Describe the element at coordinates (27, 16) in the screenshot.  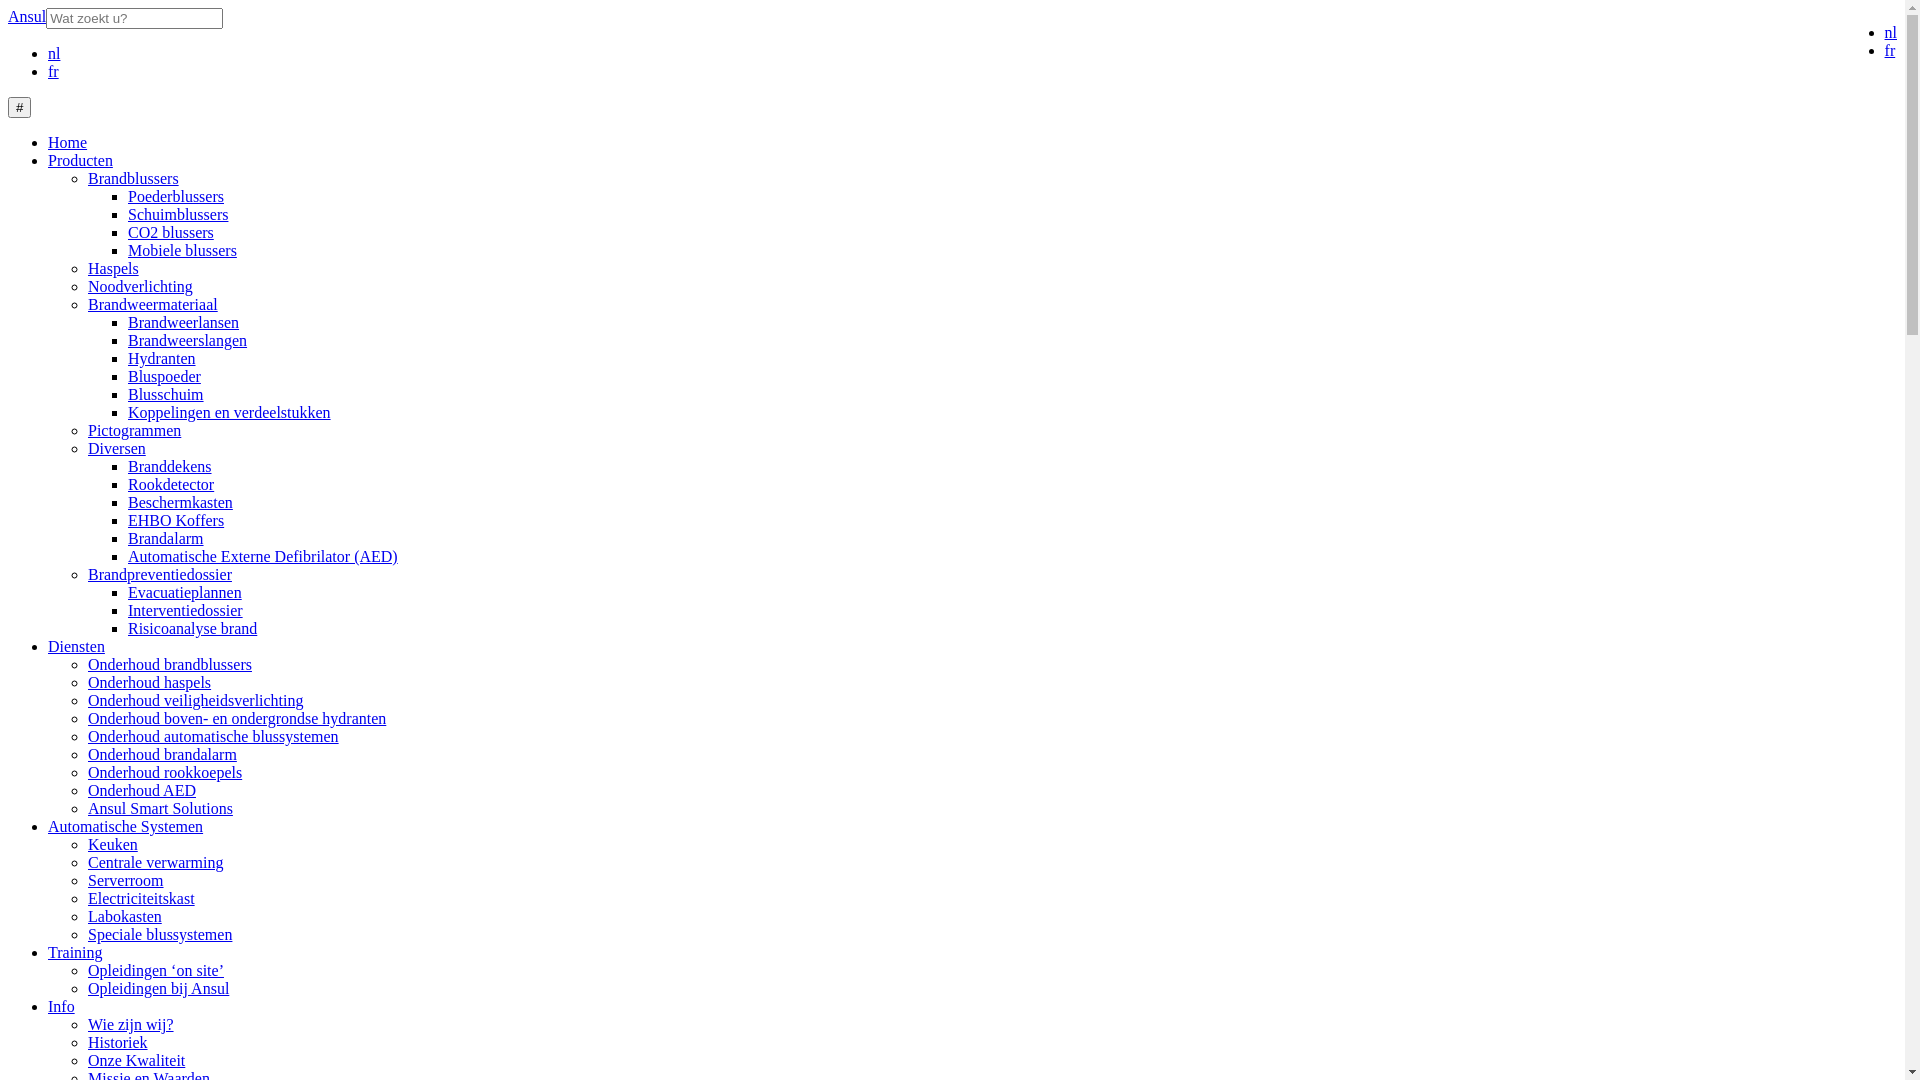
I see `'Ansul'` at that location.